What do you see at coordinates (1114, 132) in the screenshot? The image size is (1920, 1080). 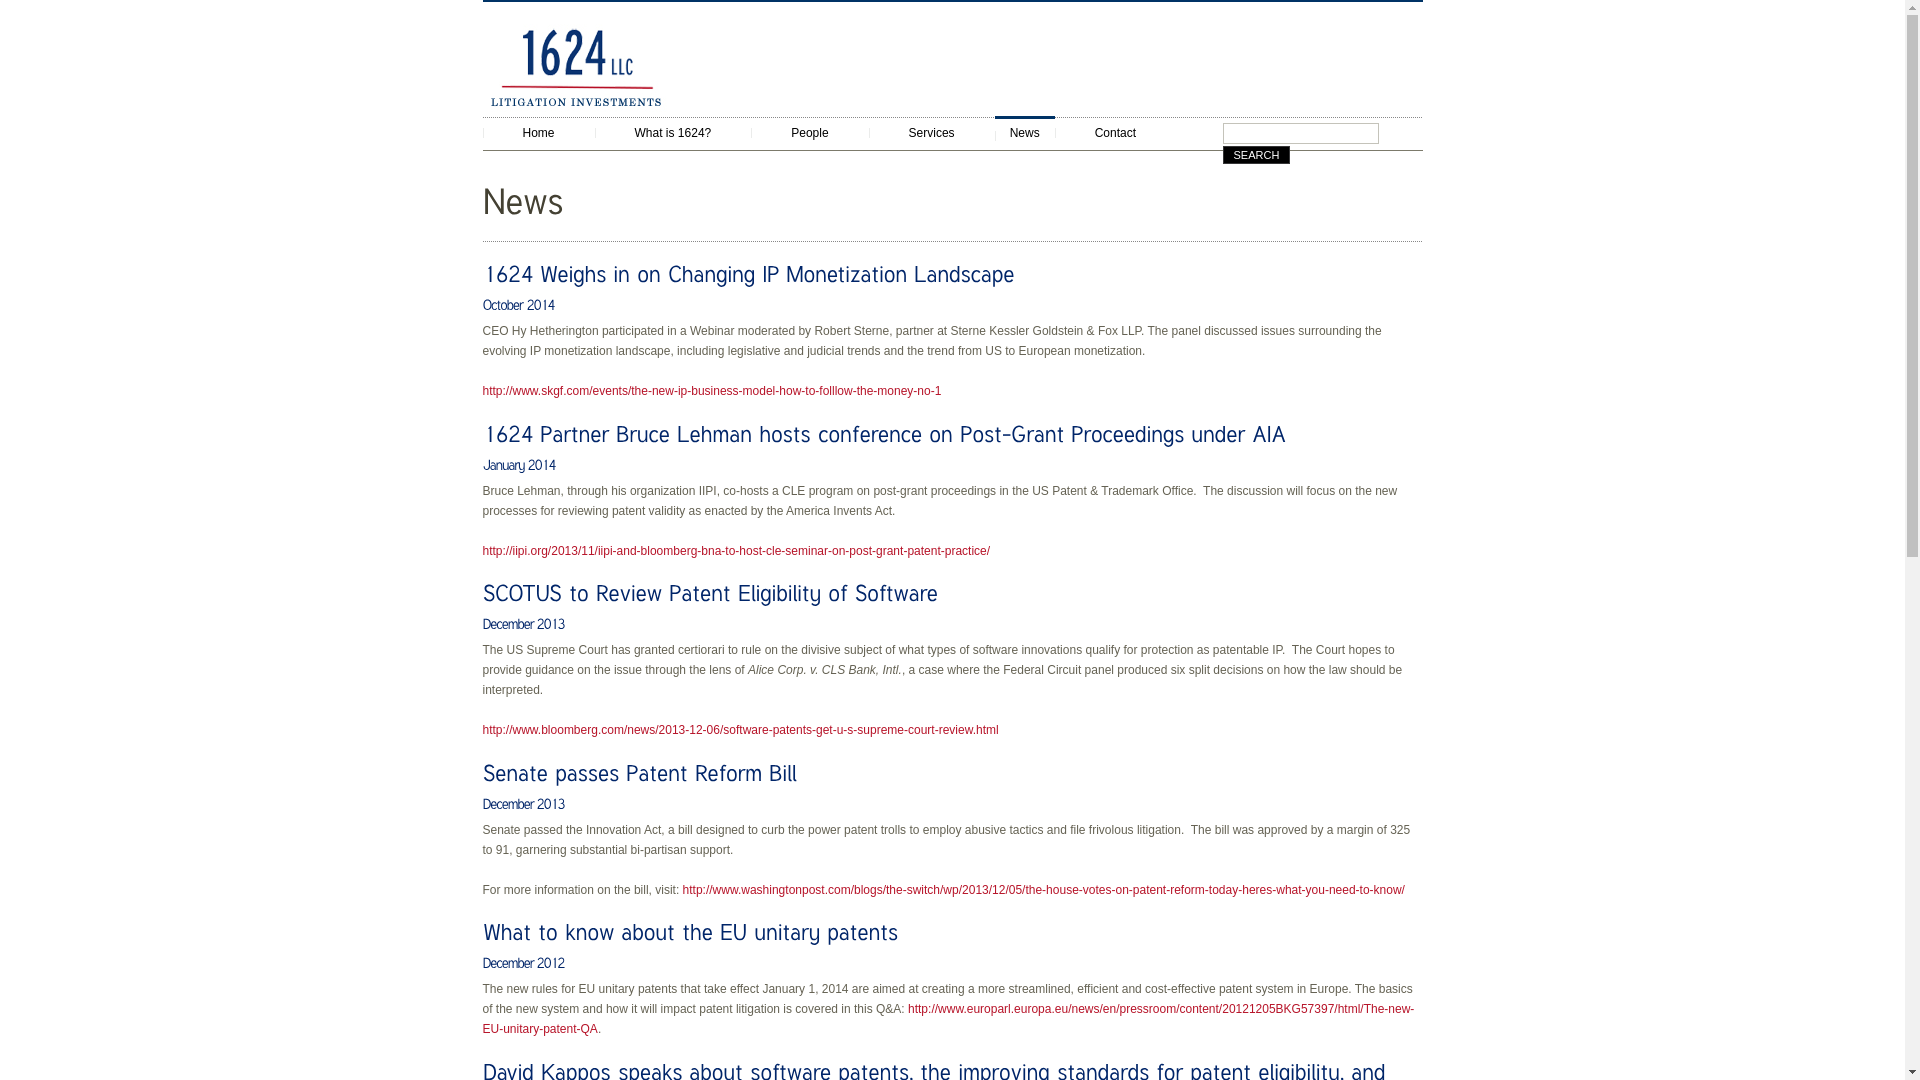 I see `'Contact'` at bounding box center [1114, 132].